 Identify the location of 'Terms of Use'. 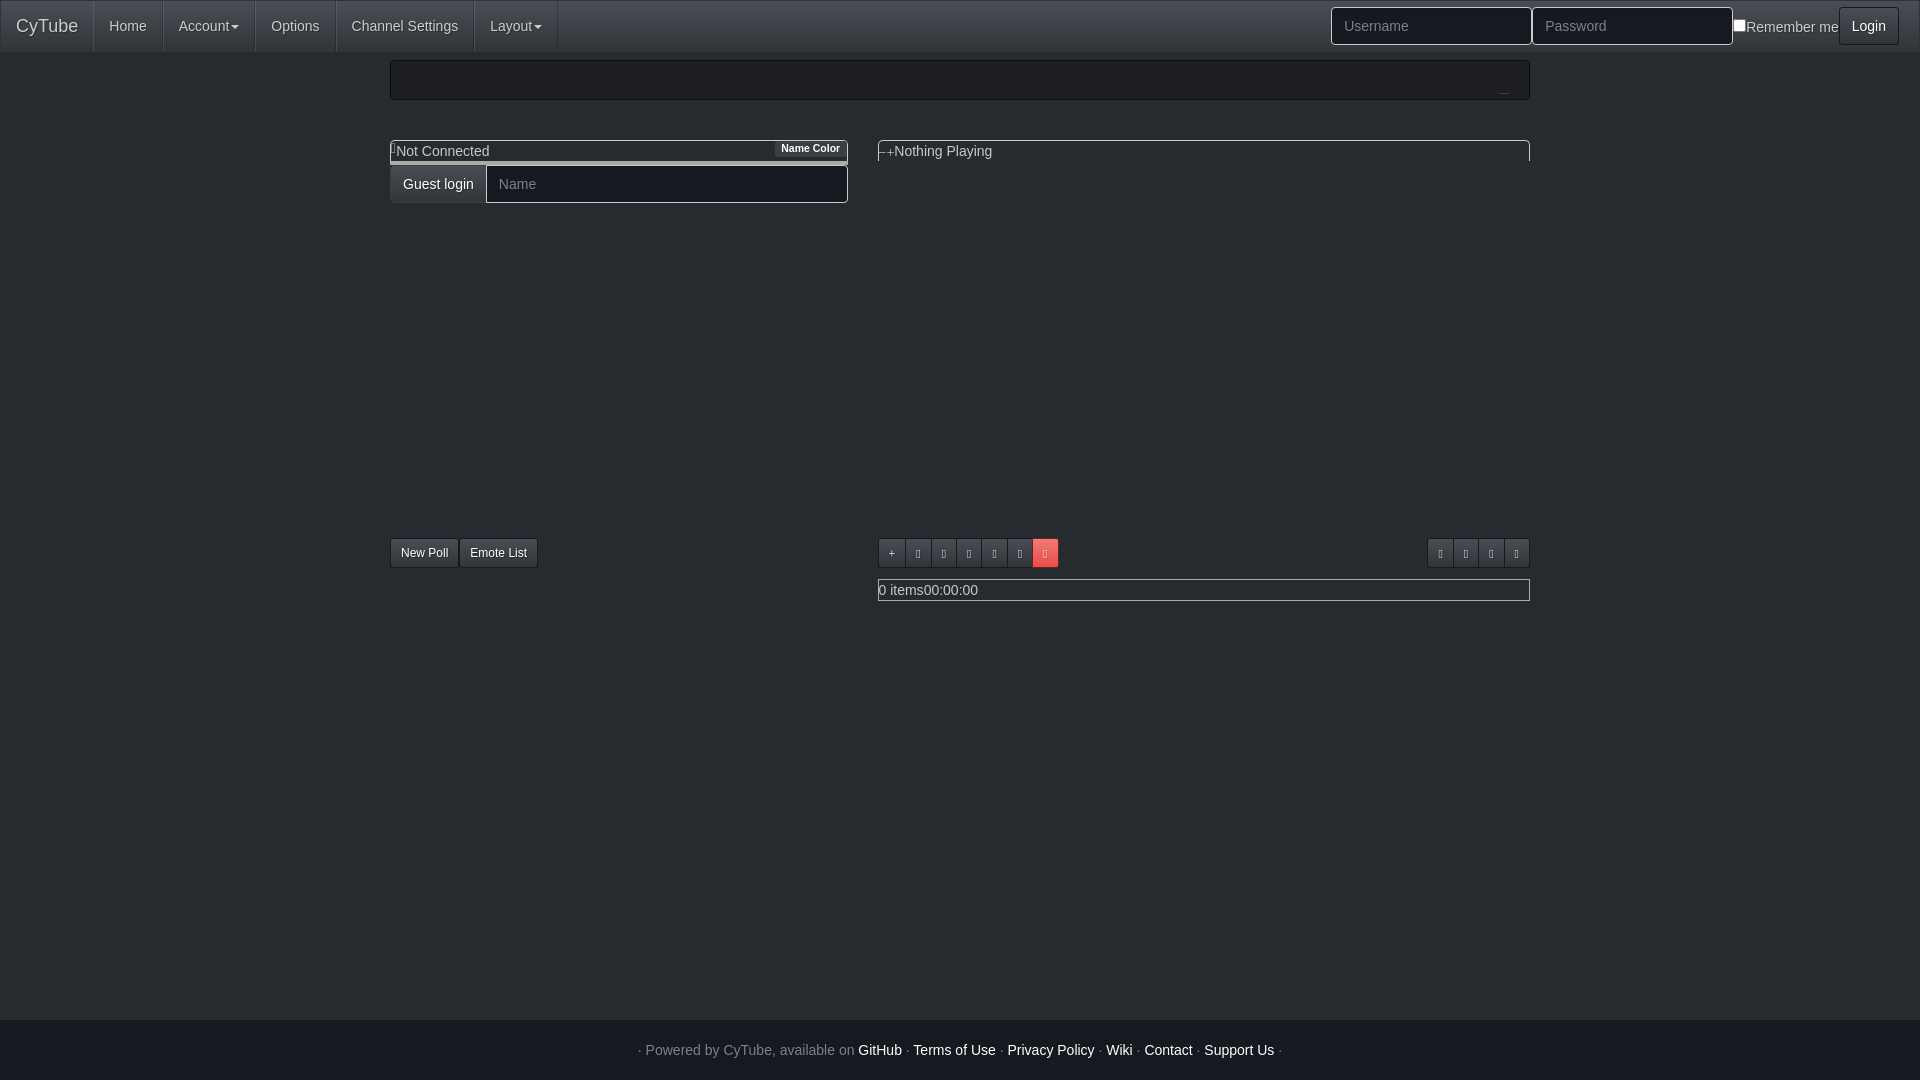
(953, 1048).